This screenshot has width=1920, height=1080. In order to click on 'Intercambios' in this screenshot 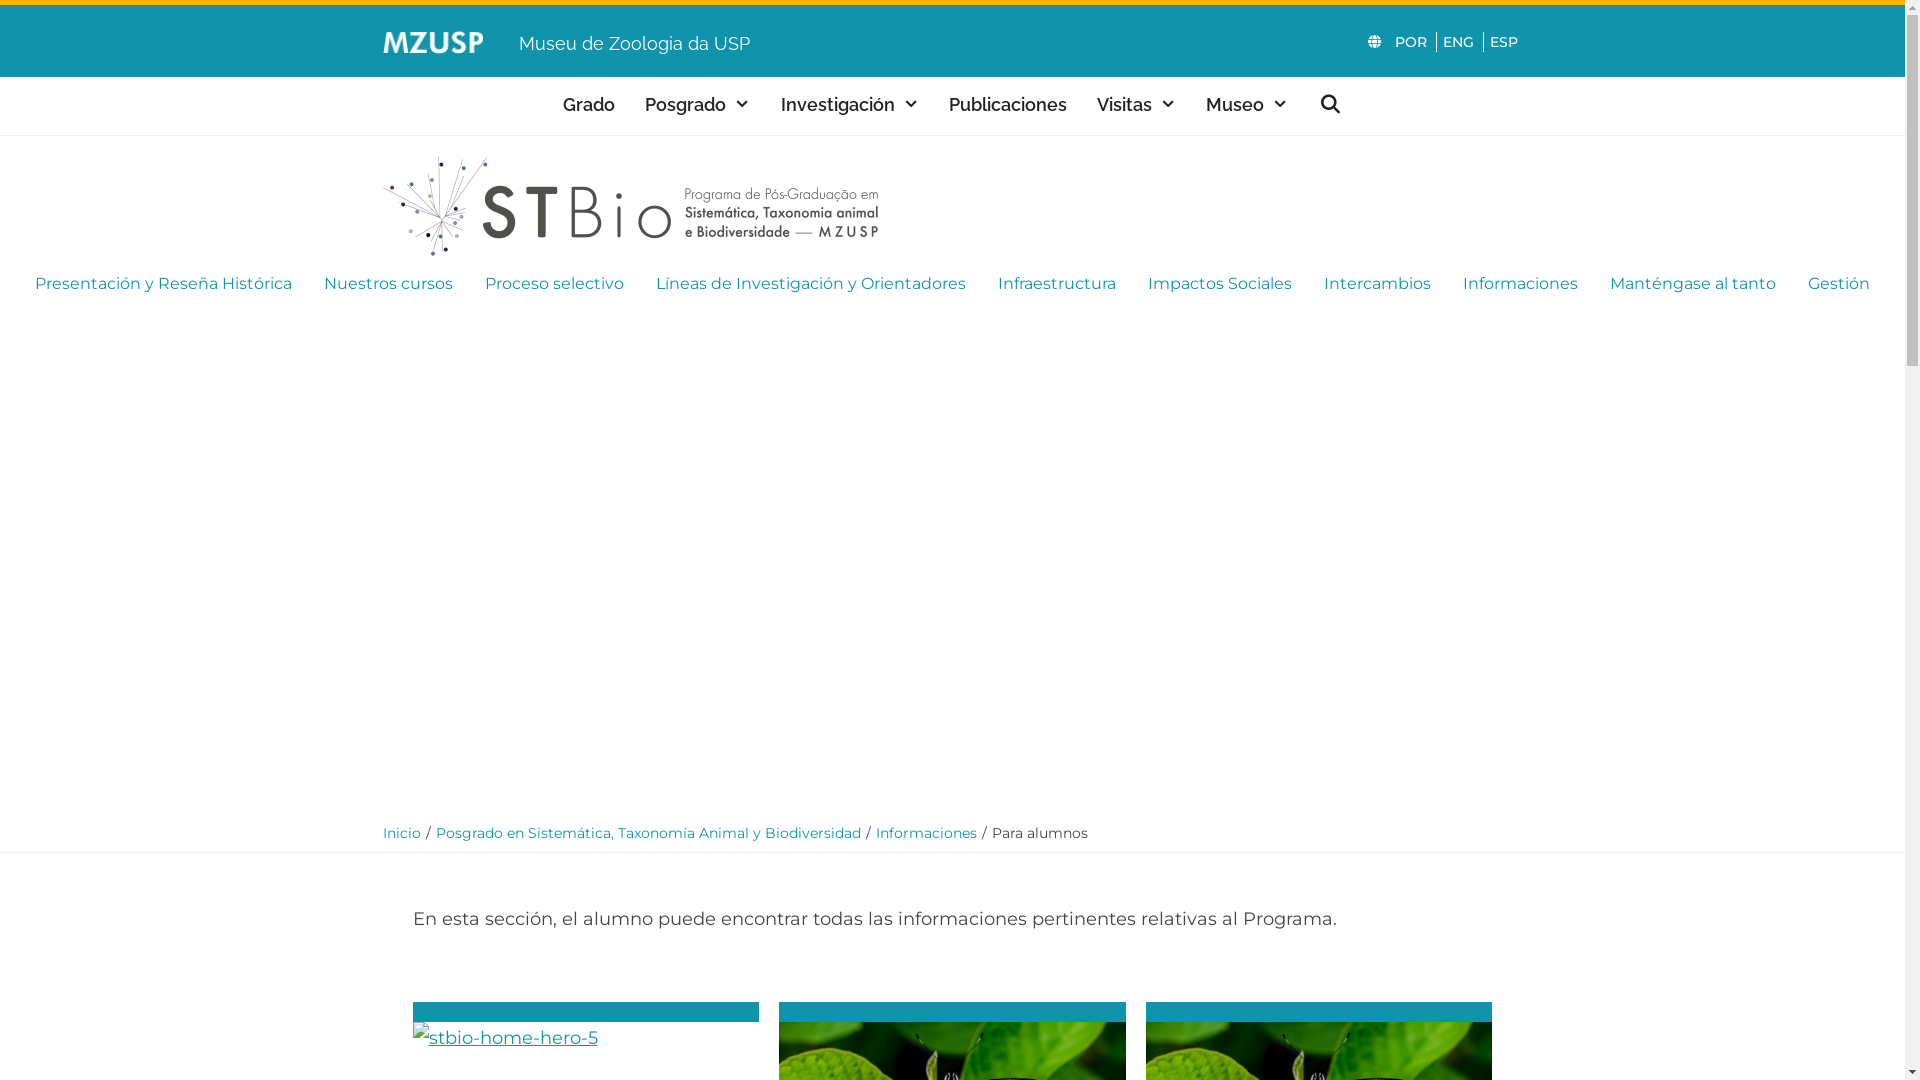, I will do `click(1376, 284)`.